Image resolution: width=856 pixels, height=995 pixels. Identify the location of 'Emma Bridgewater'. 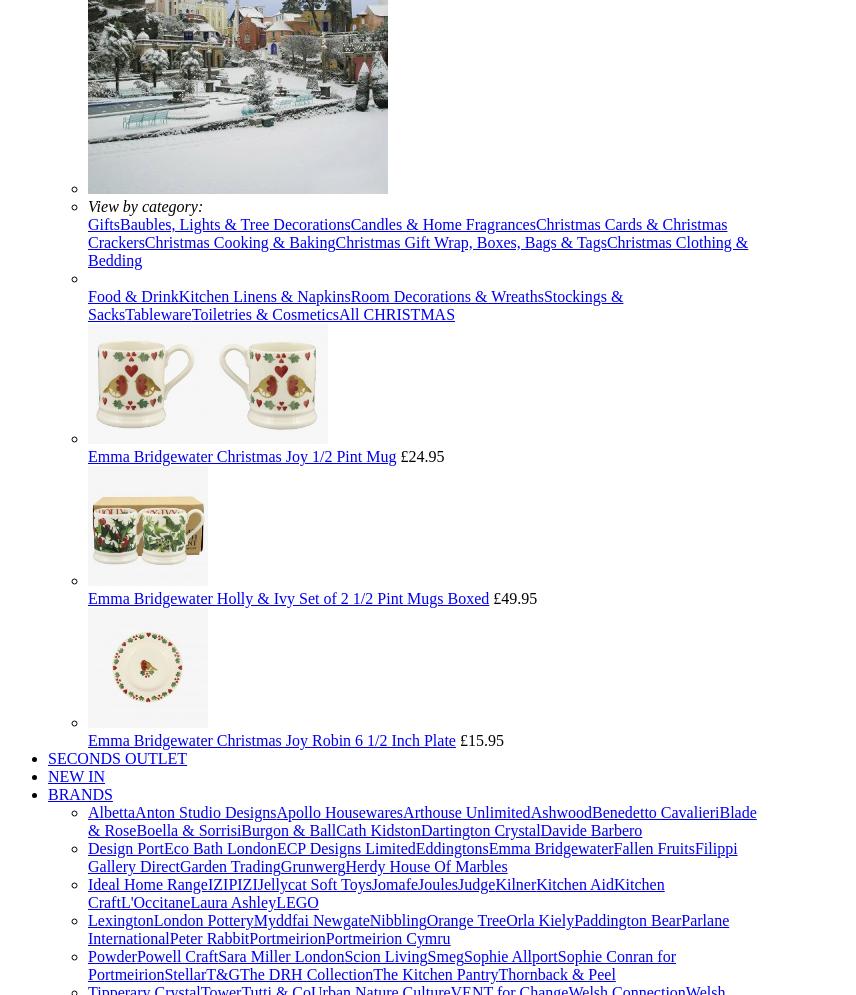
(549, 848).